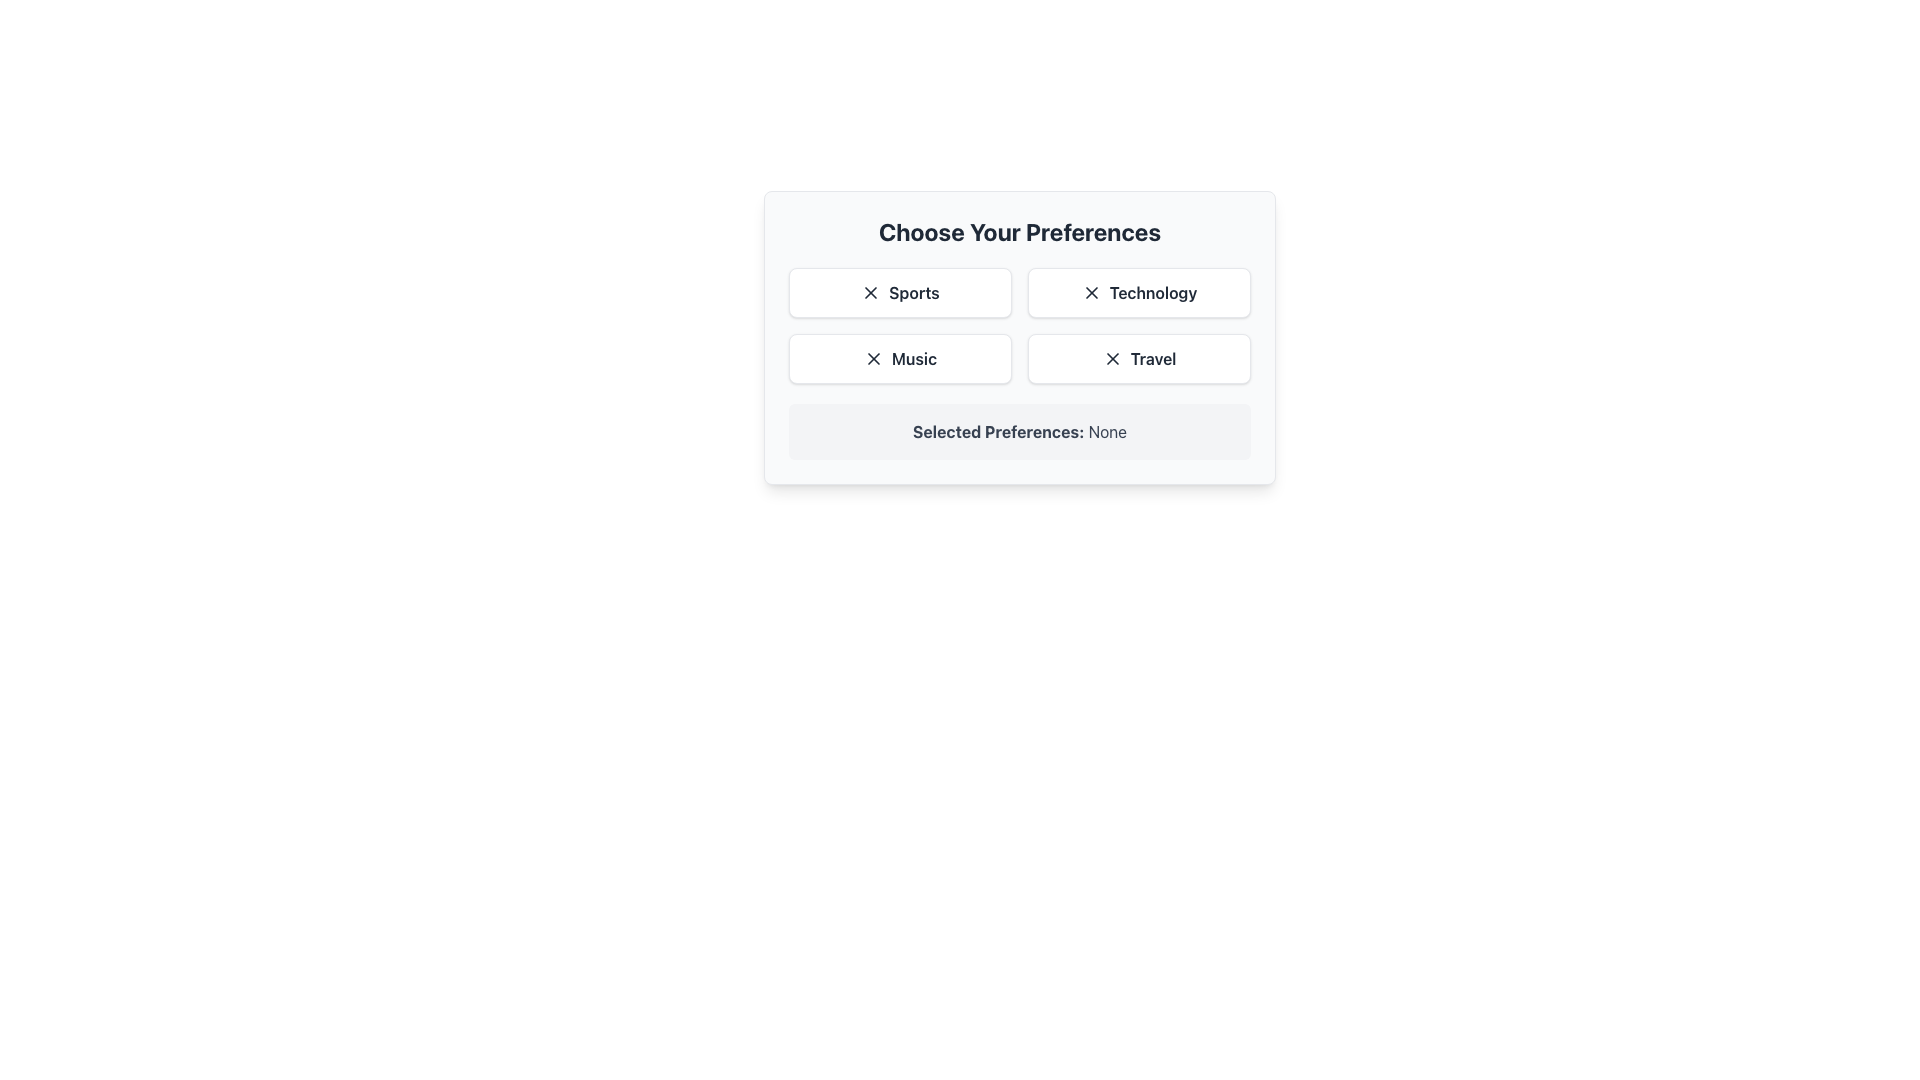 The width and height of the screenshot is (1920, 1080). I want to click on the 'Sports' preference button located in the 'Choose Your Preferences' grid layout, so click(899, 293).